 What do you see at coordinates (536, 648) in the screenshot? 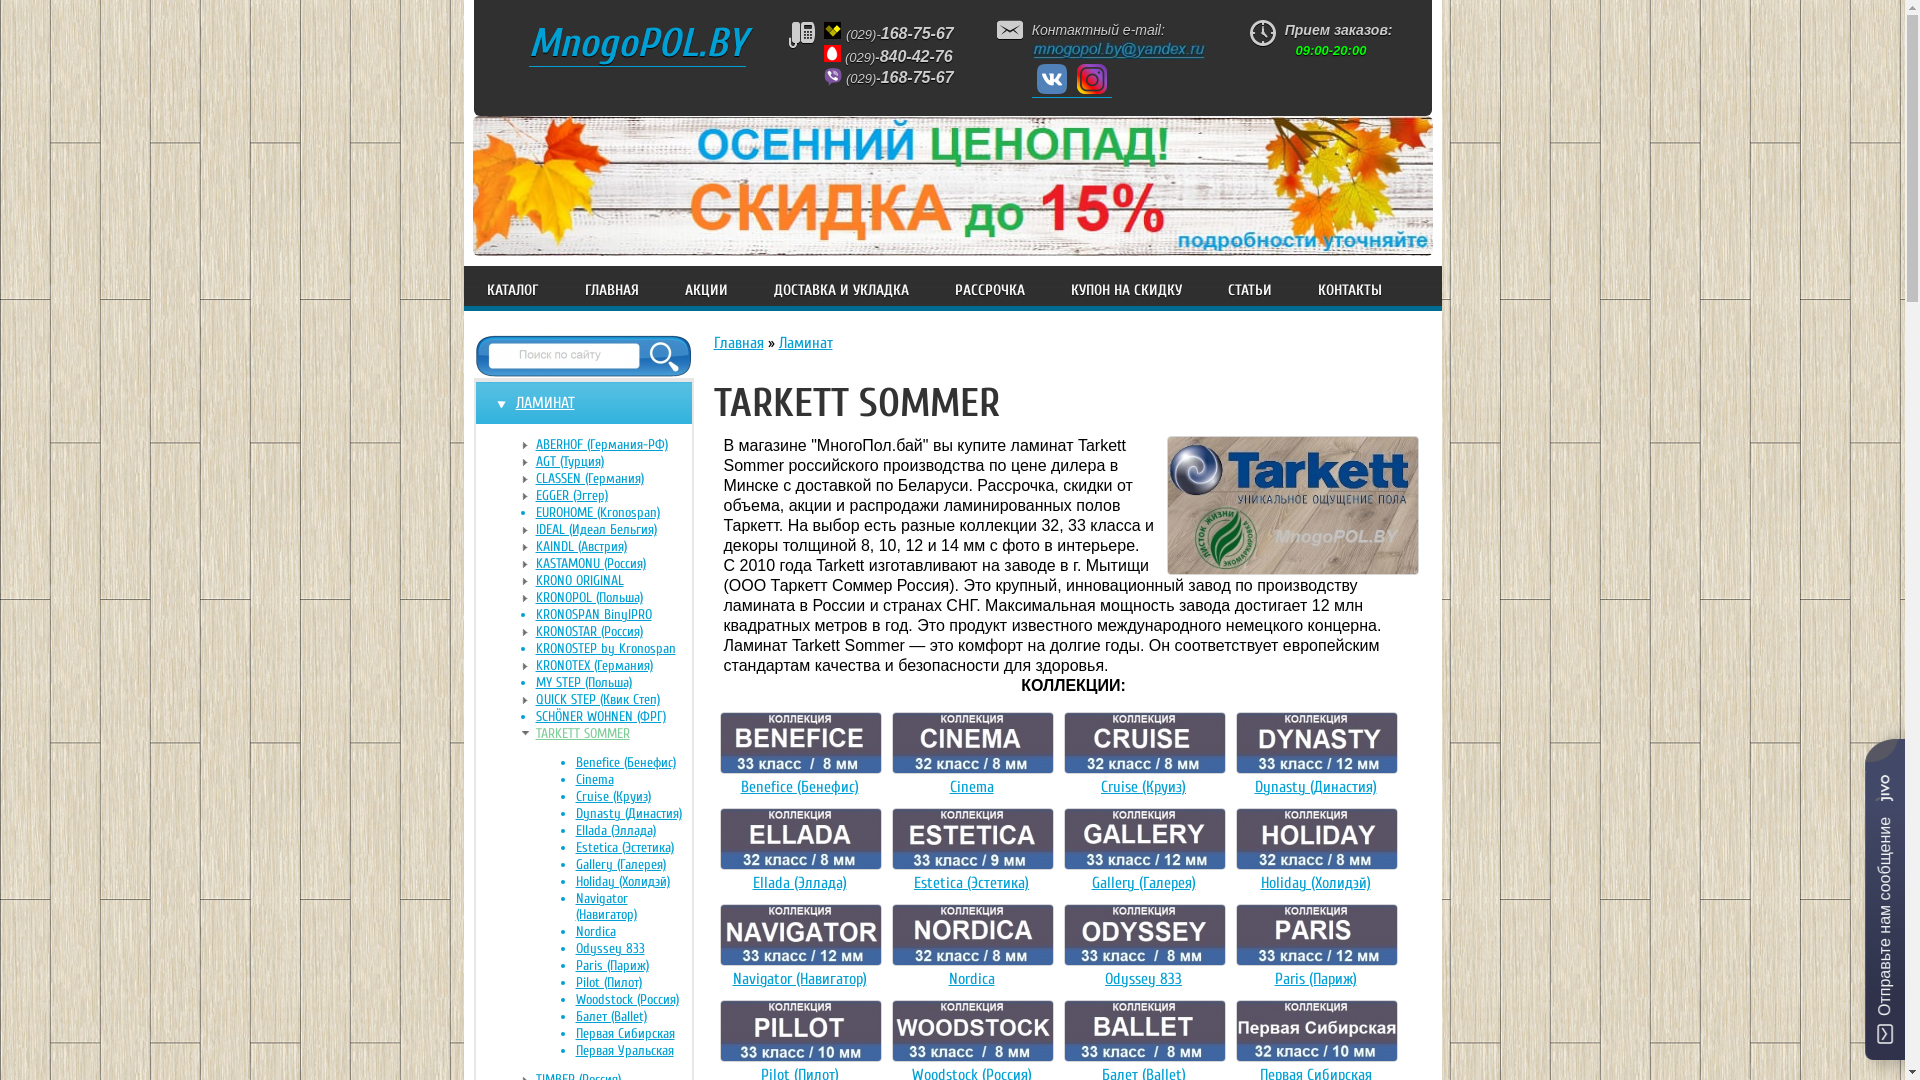
I see `'KRONOSTEP by Kronospan'` at bounding box center [536, 648].